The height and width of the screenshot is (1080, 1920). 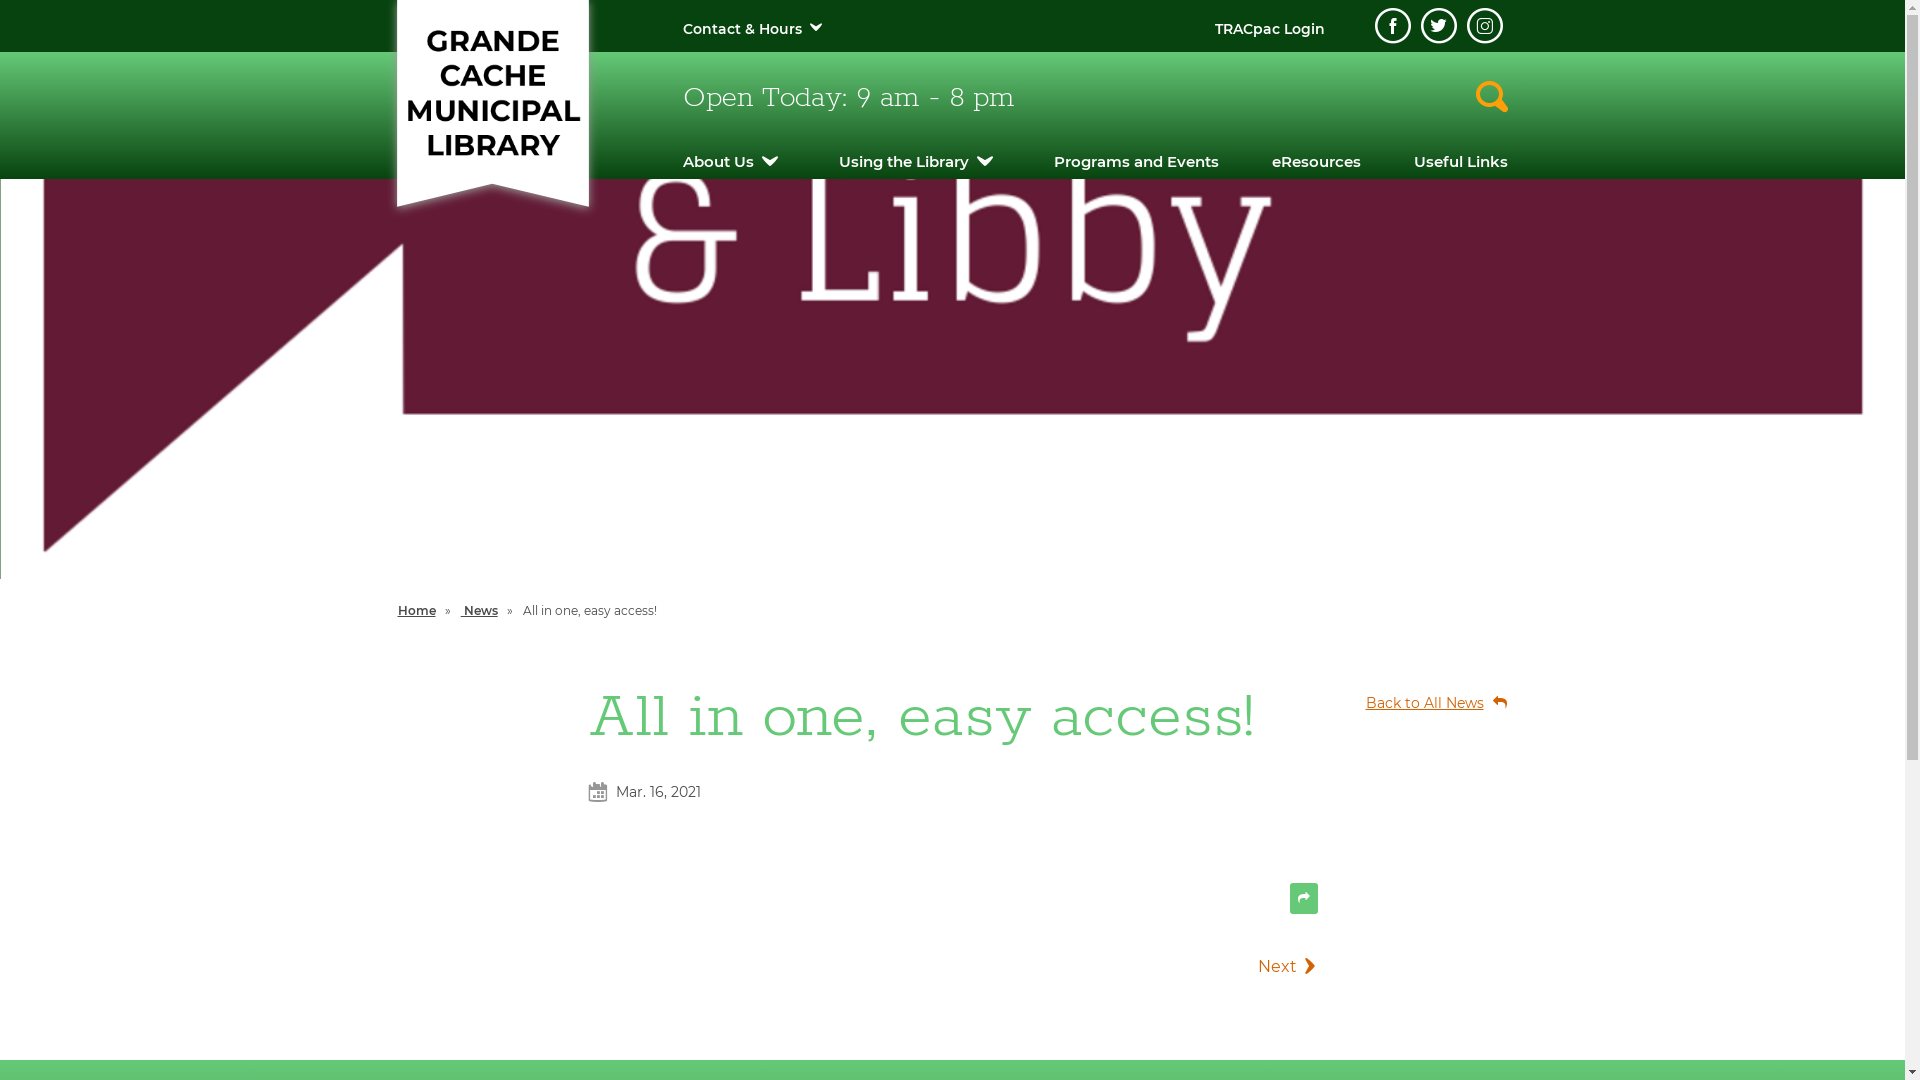 What do you see at coordinates (478, 609) in the screenshot?
I see `'News'` at bounding box center [478, 609].